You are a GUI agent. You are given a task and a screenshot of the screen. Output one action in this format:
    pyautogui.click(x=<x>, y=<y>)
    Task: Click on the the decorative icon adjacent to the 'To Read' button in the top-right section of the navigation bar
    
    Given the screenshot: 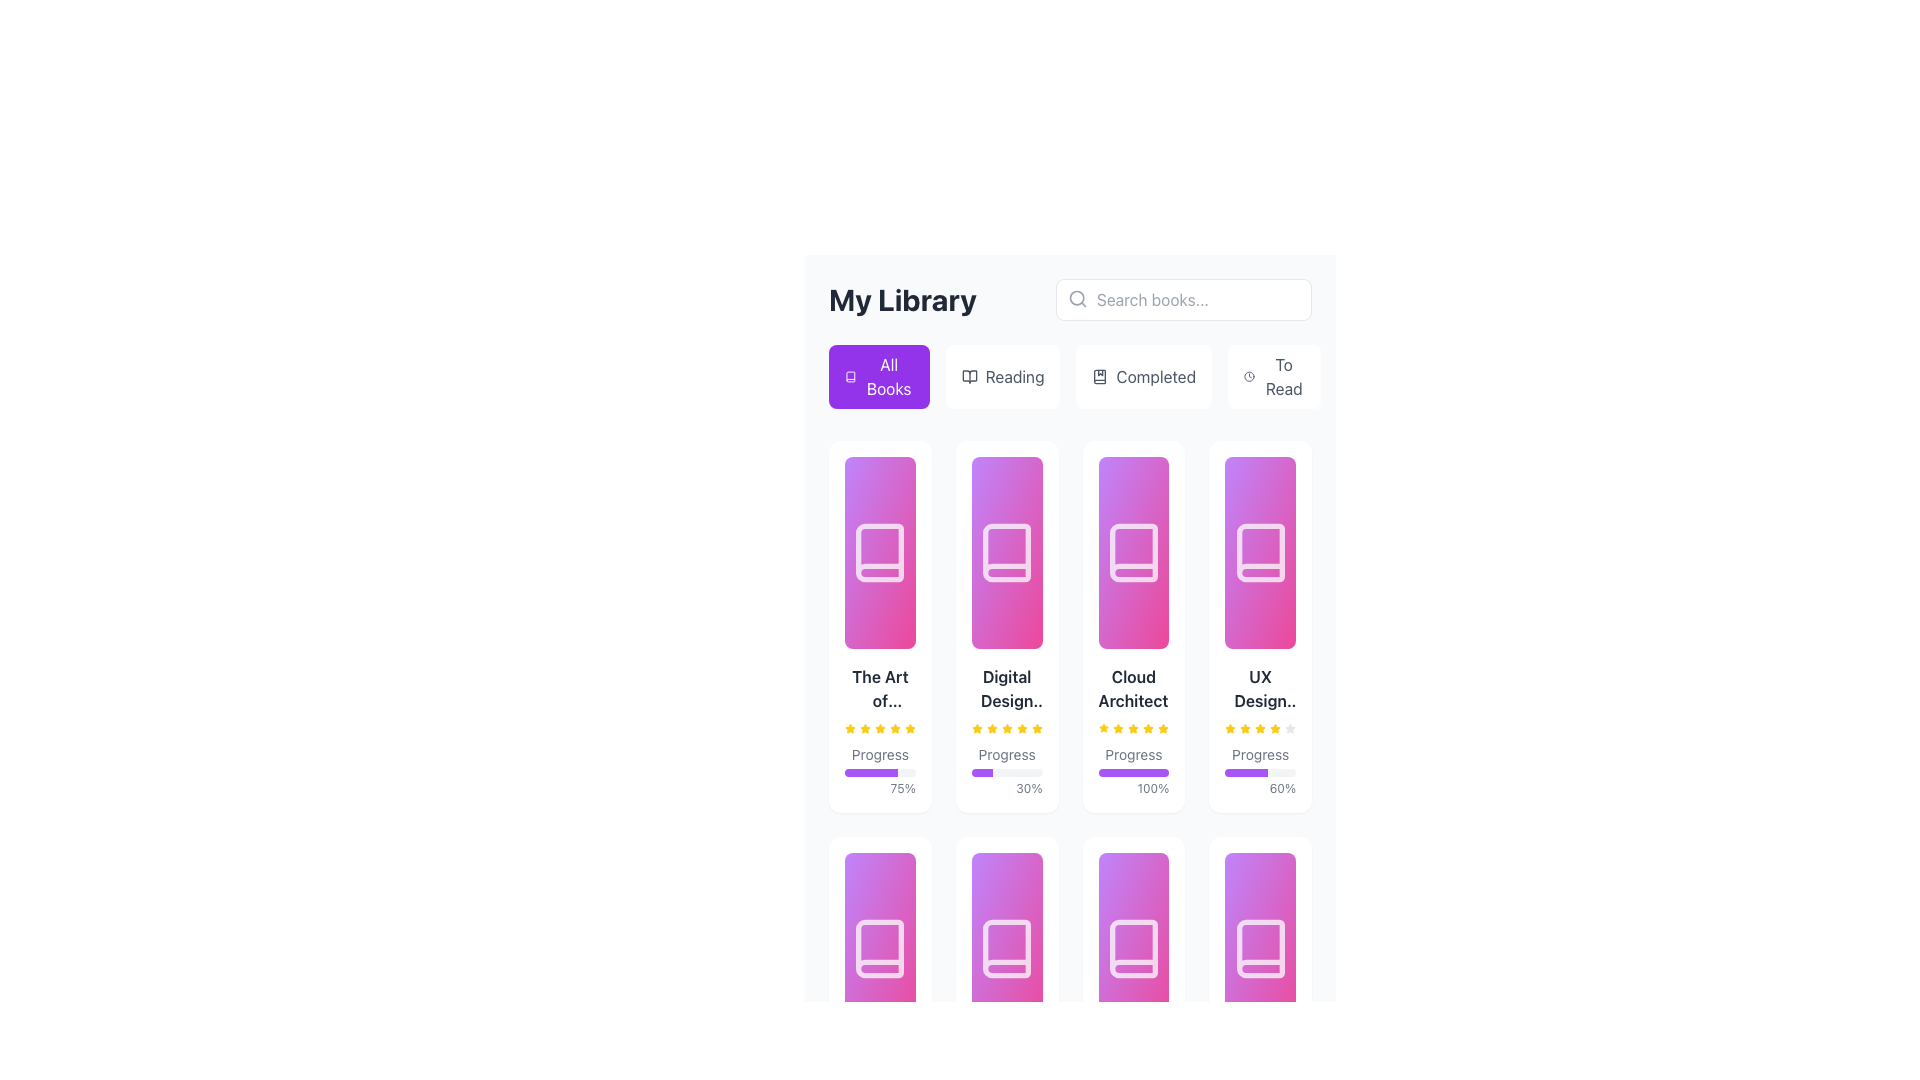 What is the action you would take?
    pyautogui.click(x=1248, y=377)
    